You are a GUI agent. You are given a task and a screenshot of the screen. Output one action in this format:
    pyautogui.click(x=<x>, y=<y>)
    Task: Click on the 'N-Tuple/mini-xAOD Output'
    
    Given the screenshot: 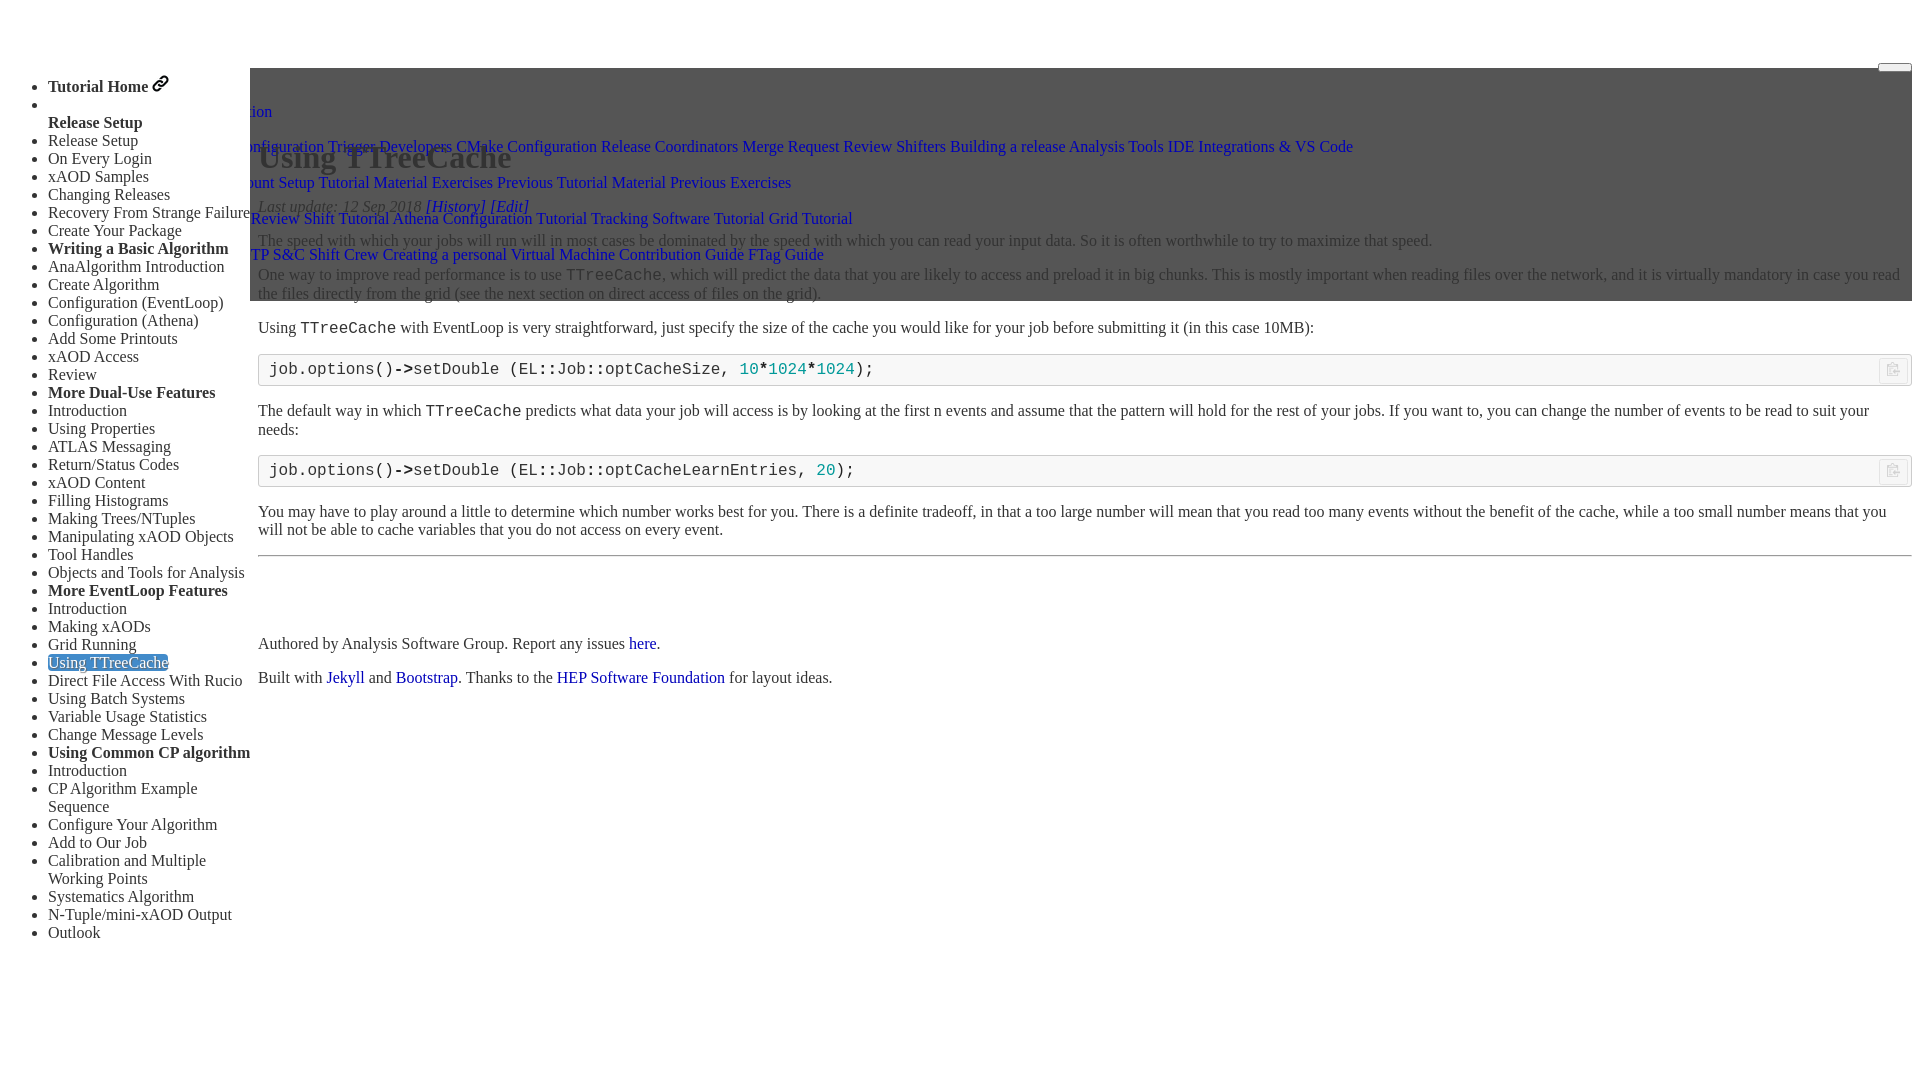 What is the action you would take?
    pyautogui.click(x=138, y=914)
    